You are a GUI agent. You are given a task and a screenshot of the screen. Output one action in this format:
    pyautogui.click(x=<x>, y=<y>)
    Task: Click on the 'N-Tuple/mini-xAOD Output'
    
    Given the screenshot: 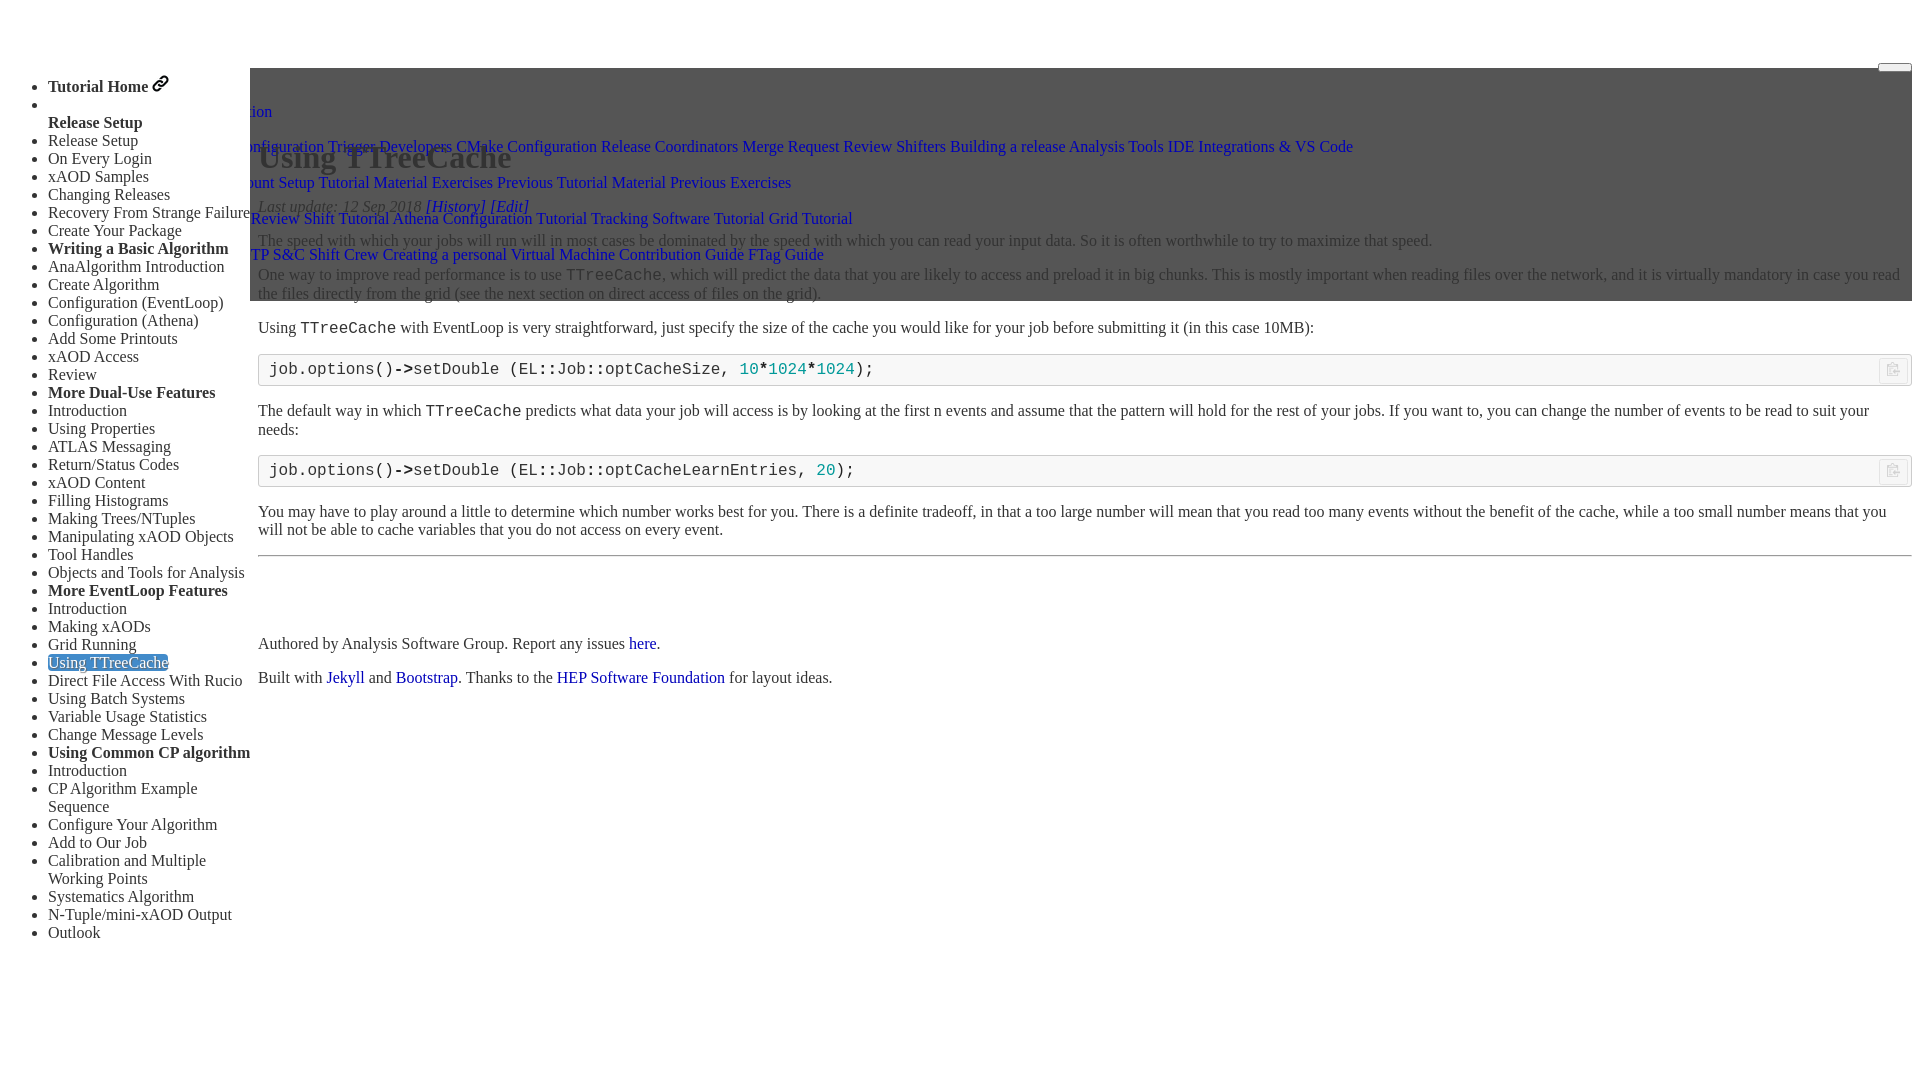 What is the action you would take?
    pyautogui.click(x=138, y=914)
    